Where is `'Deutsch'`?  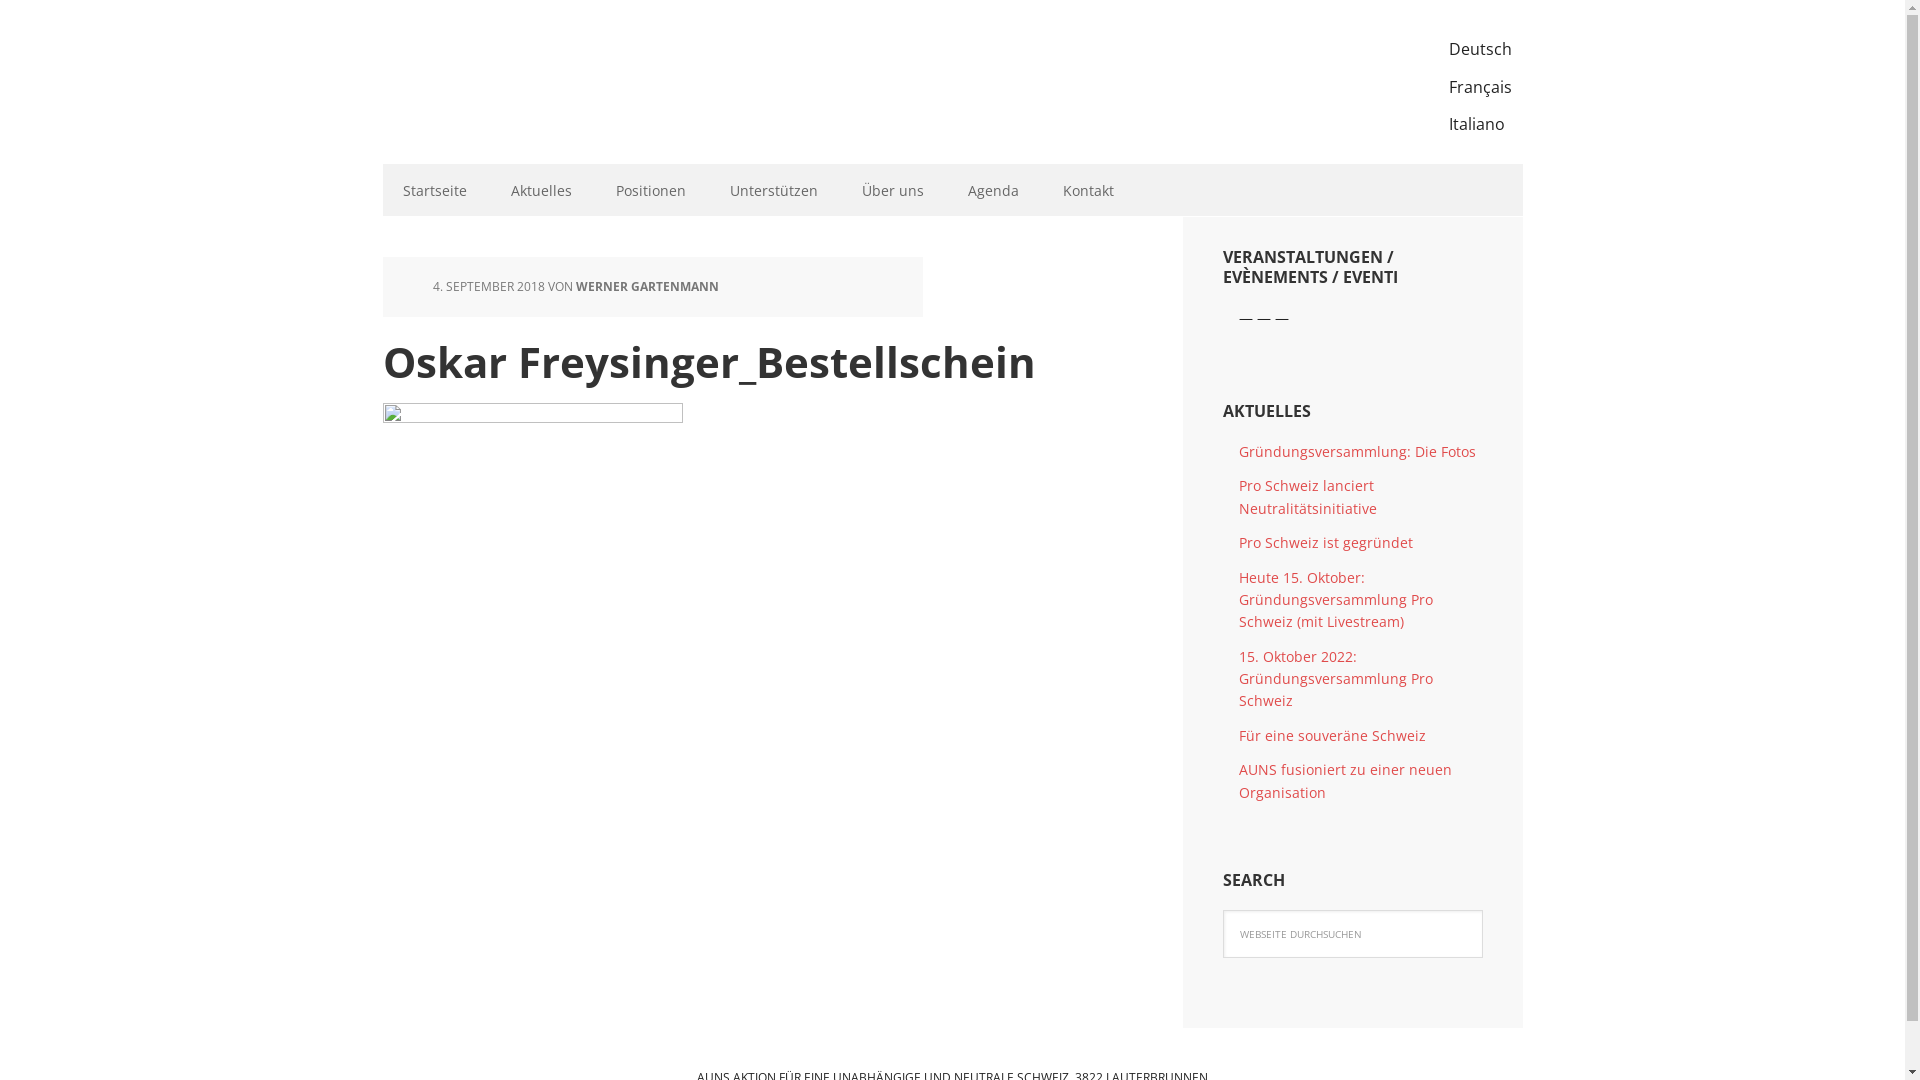 'Deutsch' is located at coordinates (1479, 49).